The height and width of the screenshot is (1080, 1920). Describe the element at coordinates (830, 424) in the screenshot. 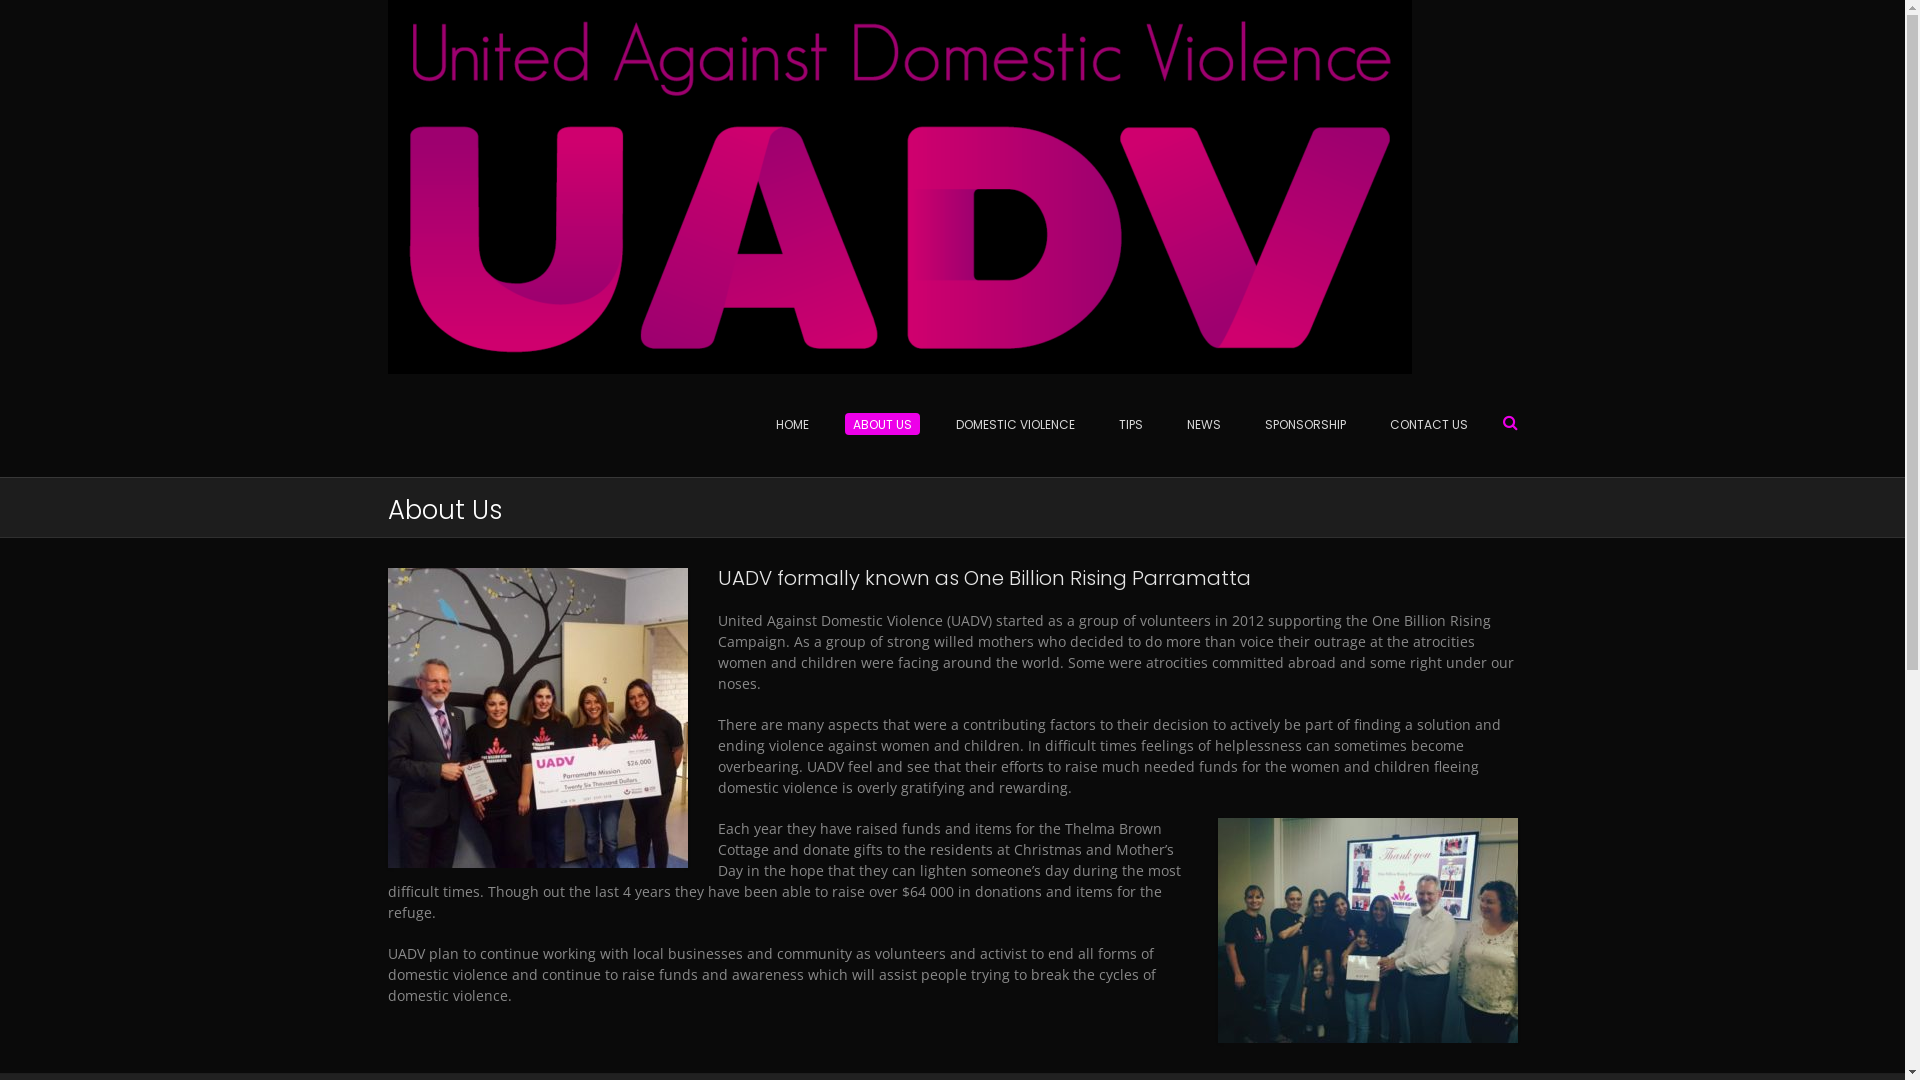

I see `'ABOUT US'` at that location.